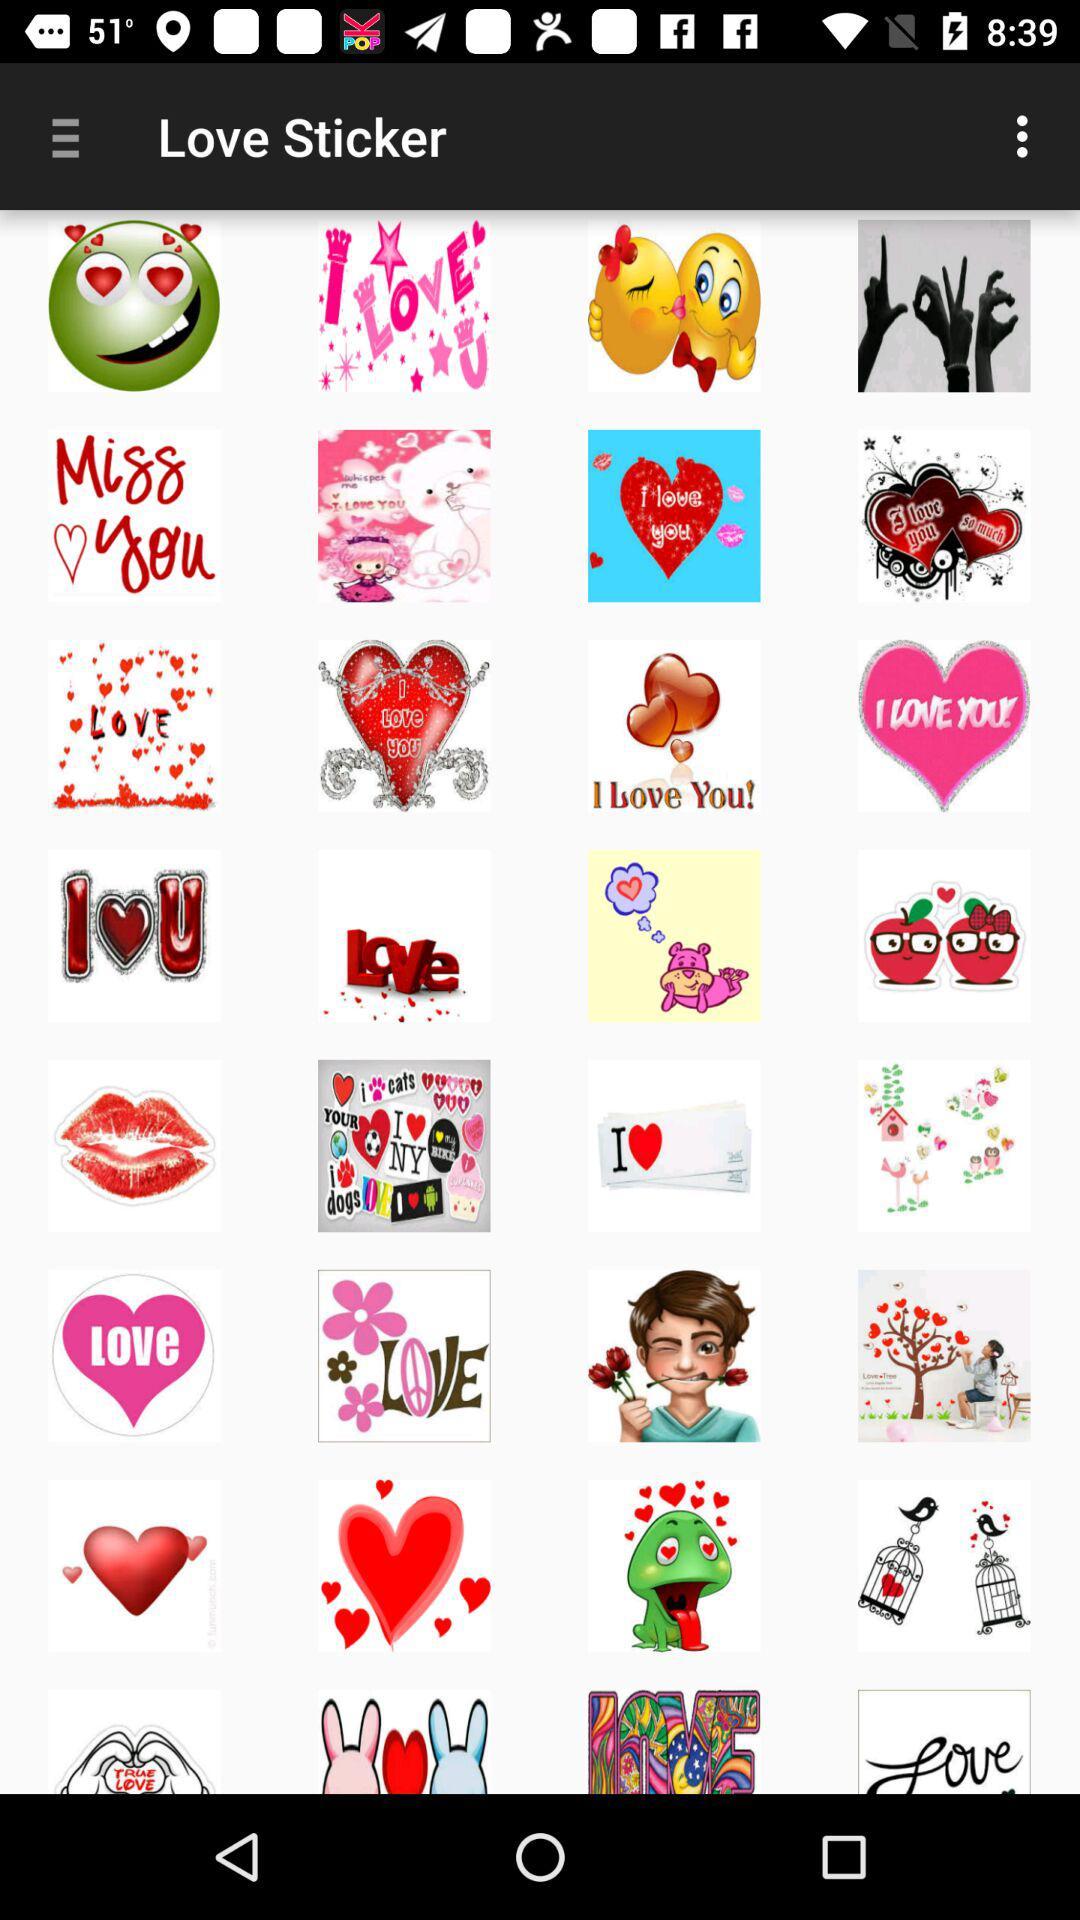 The width and height of the screenshot is (1080, 1920). I want to click on icon to the left of the love sticker, so click(72, 135).